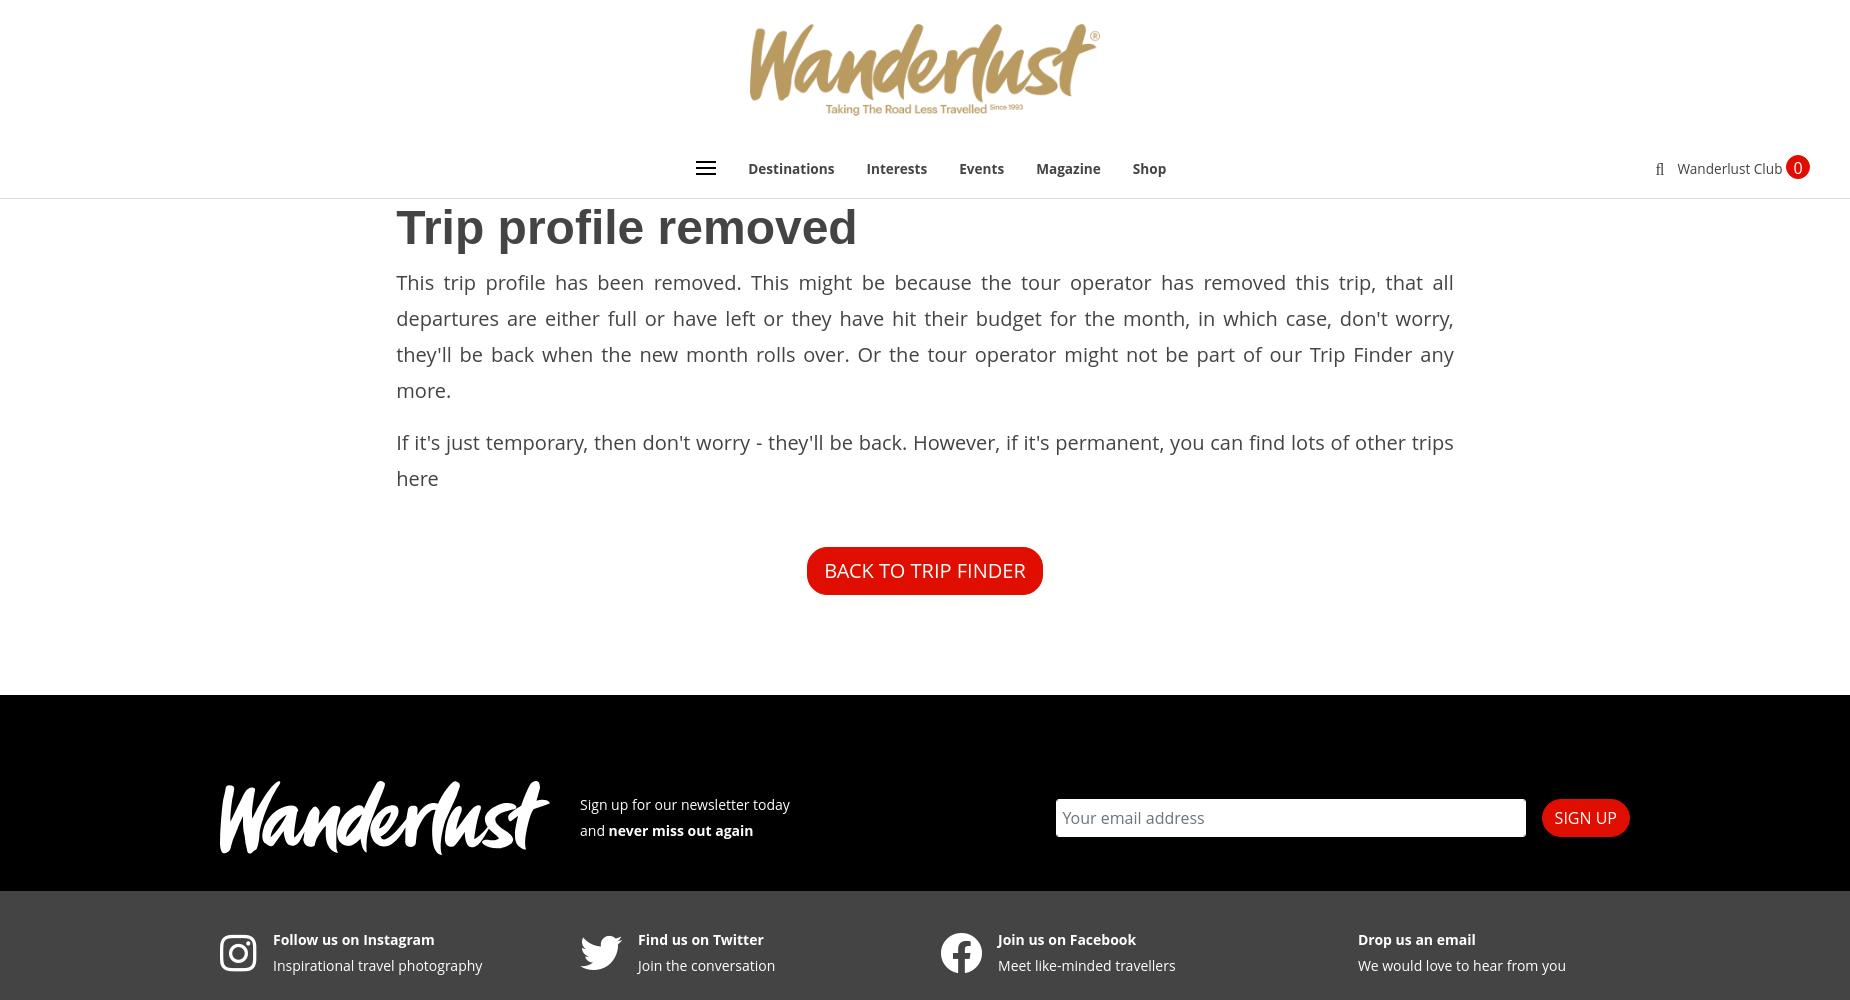  What do you see at coordinates (680, 828) in the screenshot?
I see `'never miss out again'` at bounding box center [680, 828].